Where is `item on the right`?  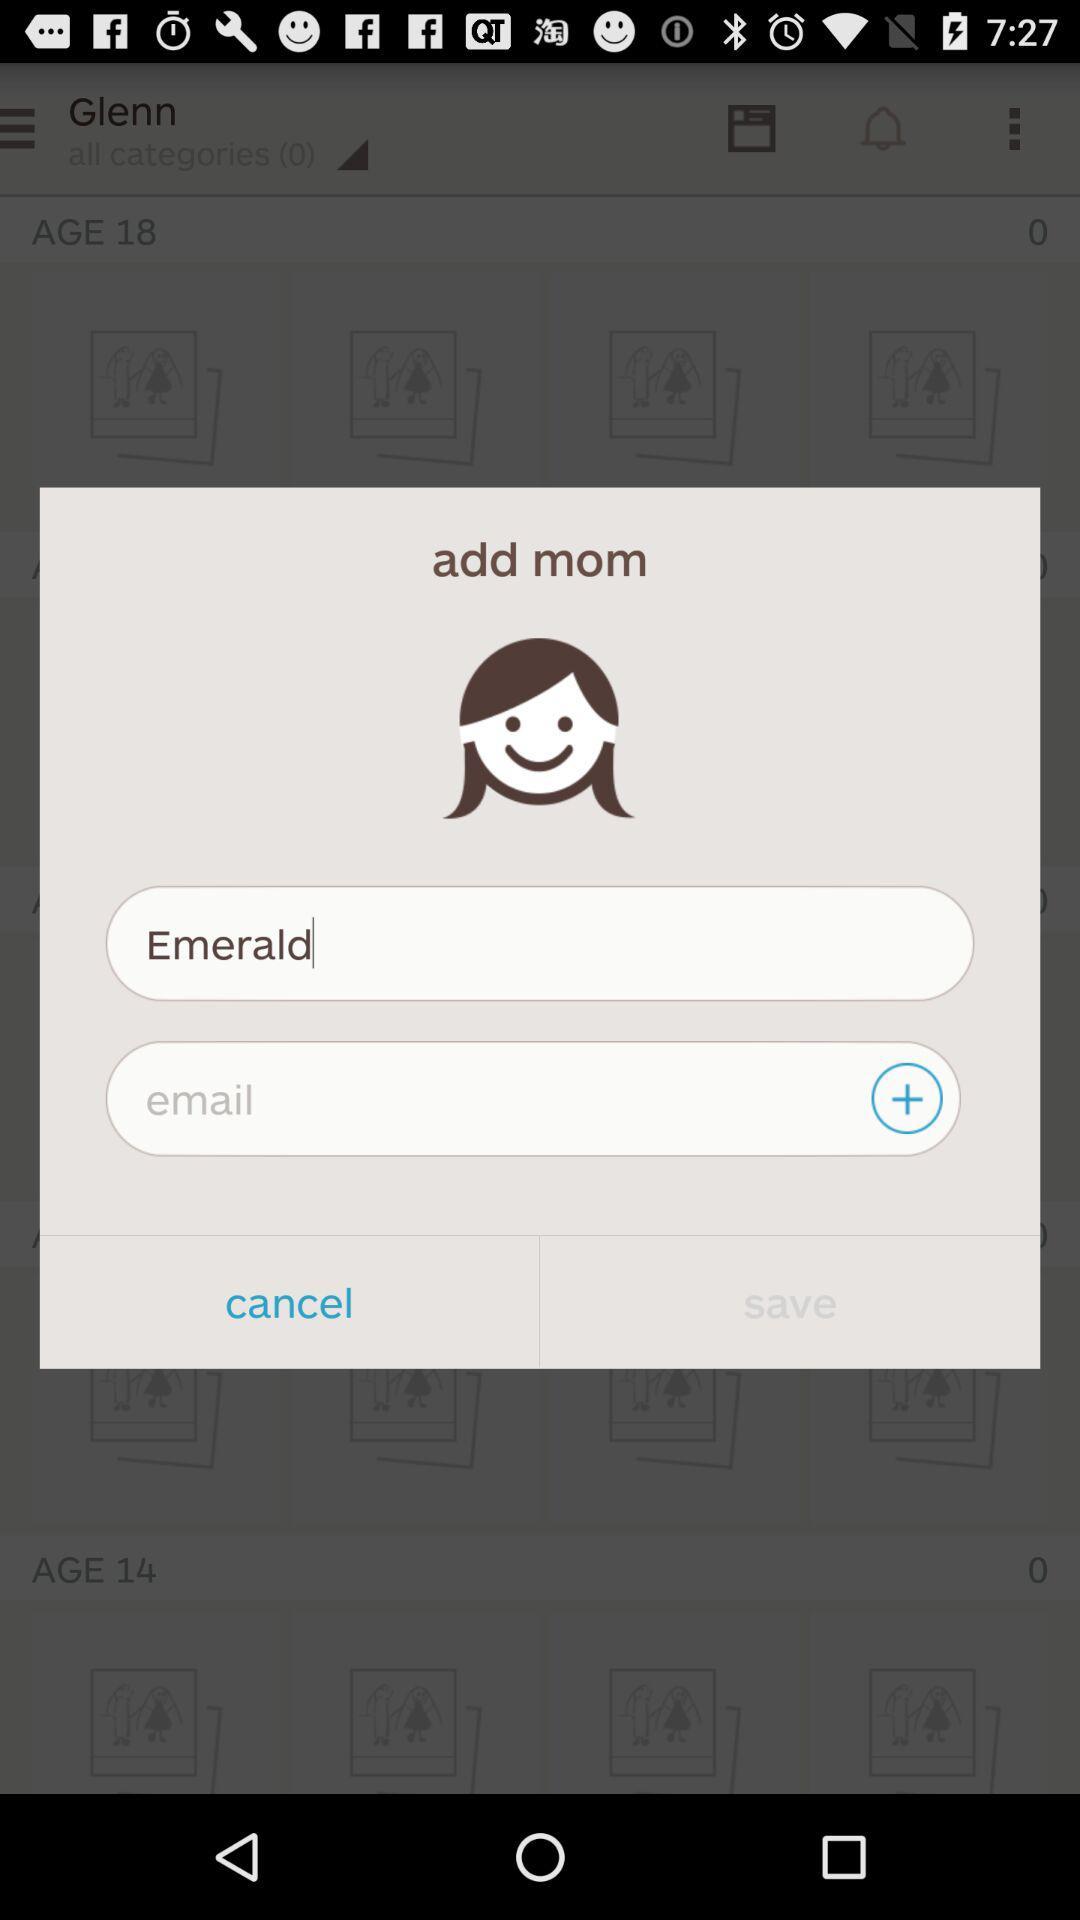
item on the right is located at coordinates (909, 1097).